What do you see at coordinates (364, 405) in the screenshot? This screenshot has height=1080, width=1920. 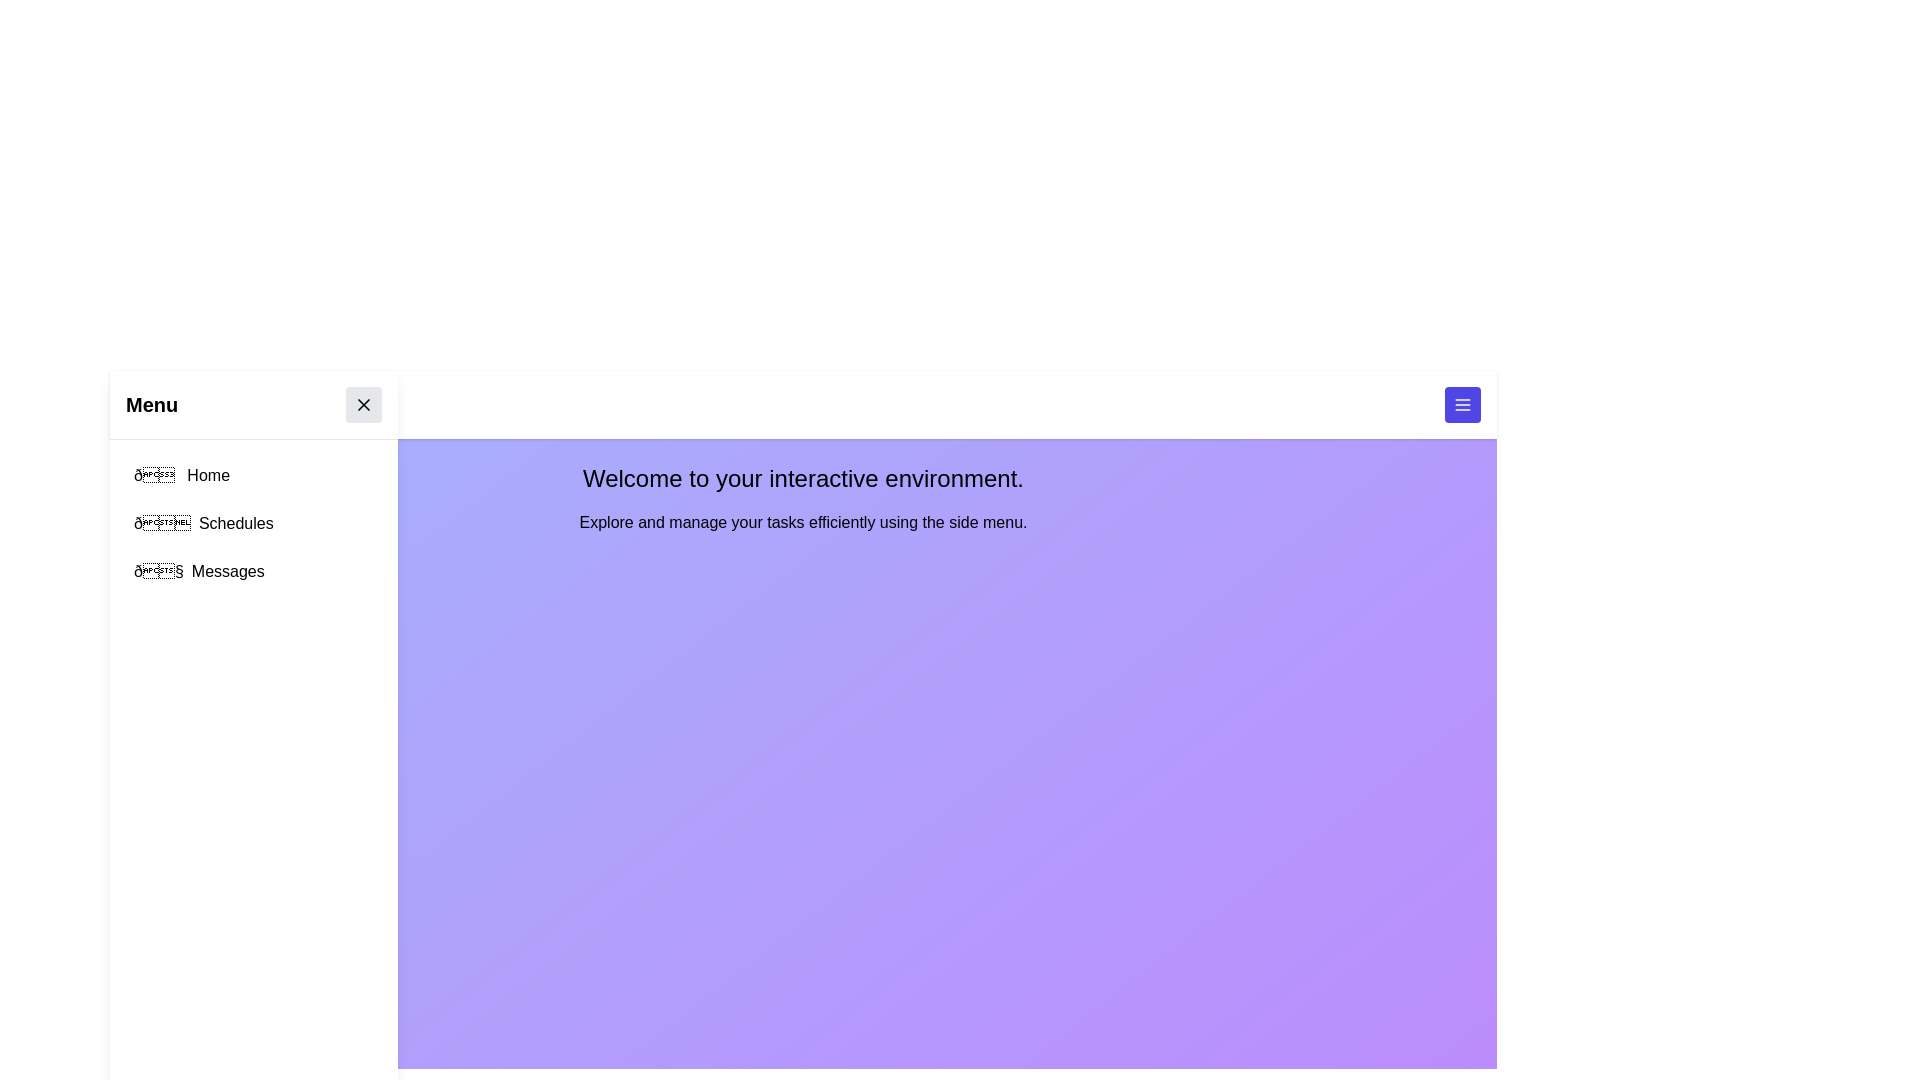 I see `the close button located in the top-right corner of the menu section` at bounding box center [364, 405].